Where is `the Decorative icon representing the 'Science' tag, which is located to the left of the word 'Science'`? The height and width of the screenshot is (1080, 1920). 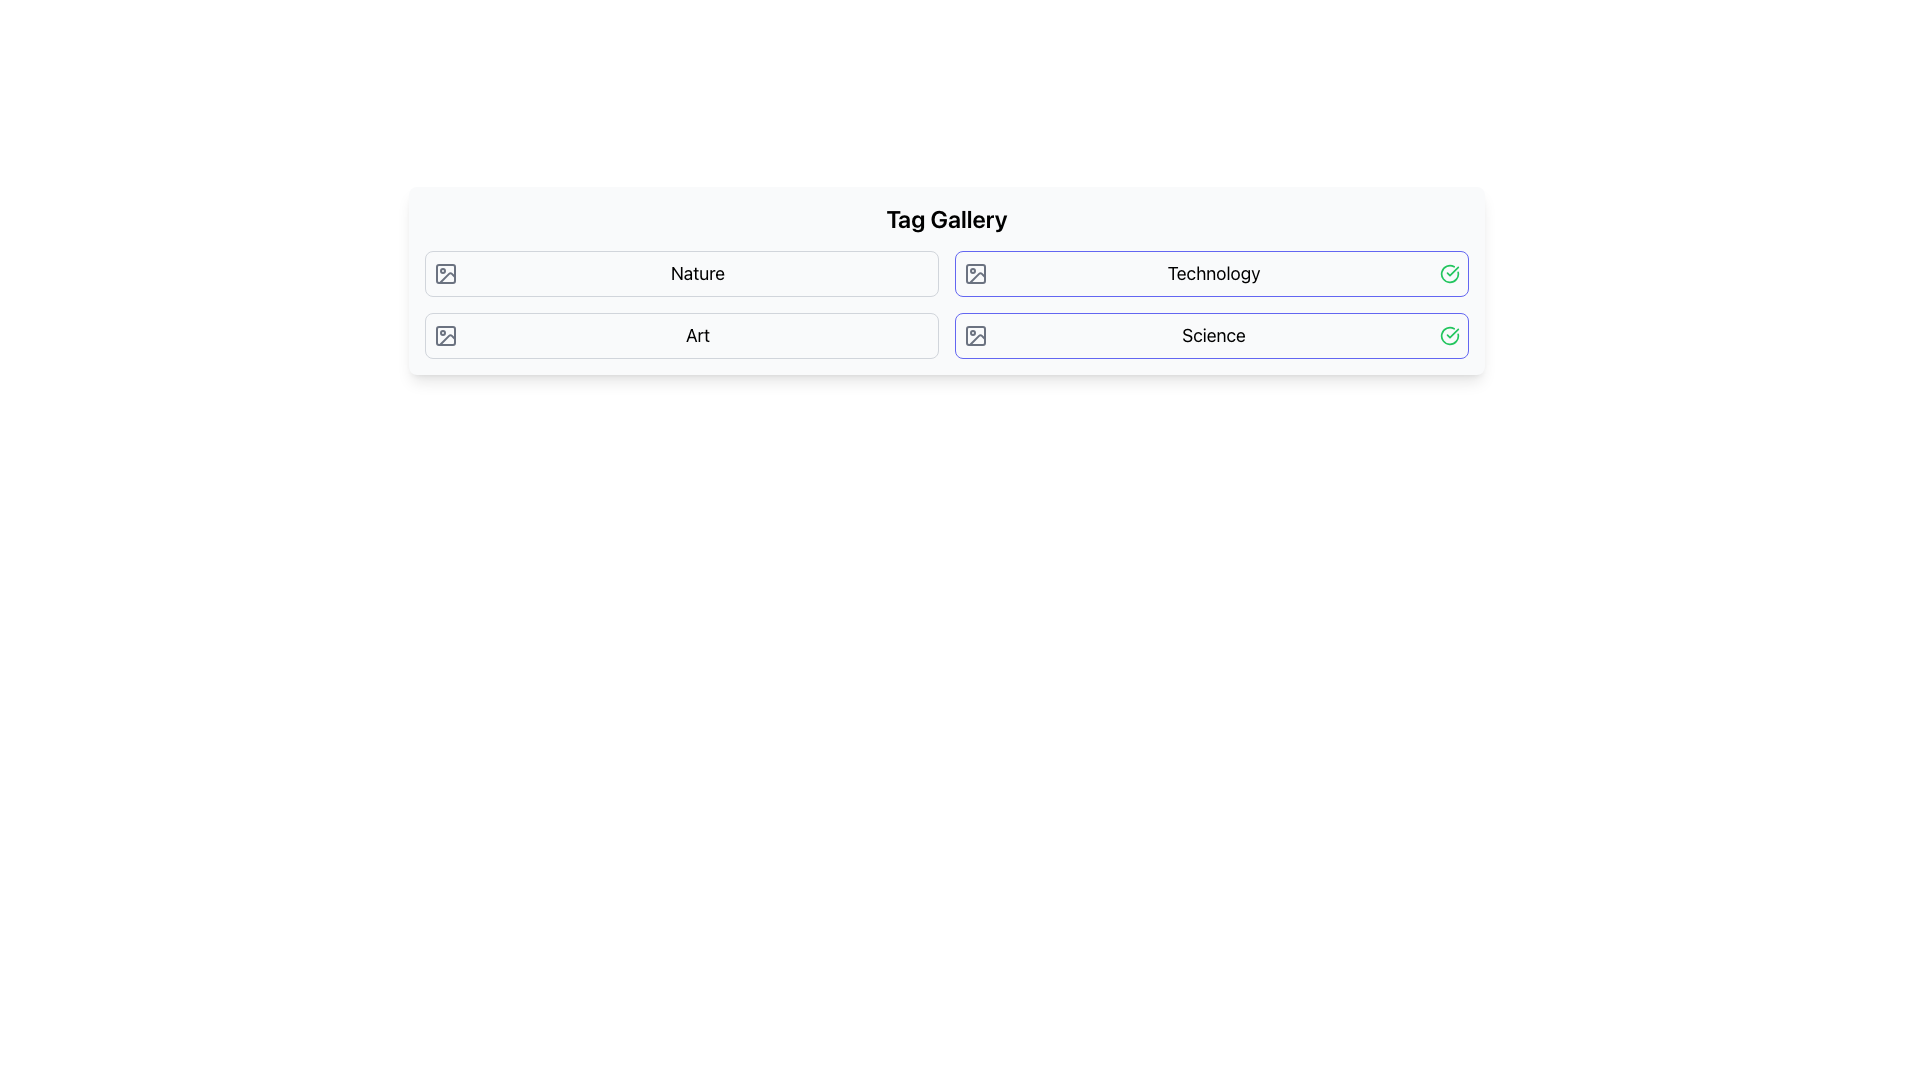 the Decorative icon representing the 'Science' tag, which is located to the left of the word 'Science' is located at coordinates (975, 334).